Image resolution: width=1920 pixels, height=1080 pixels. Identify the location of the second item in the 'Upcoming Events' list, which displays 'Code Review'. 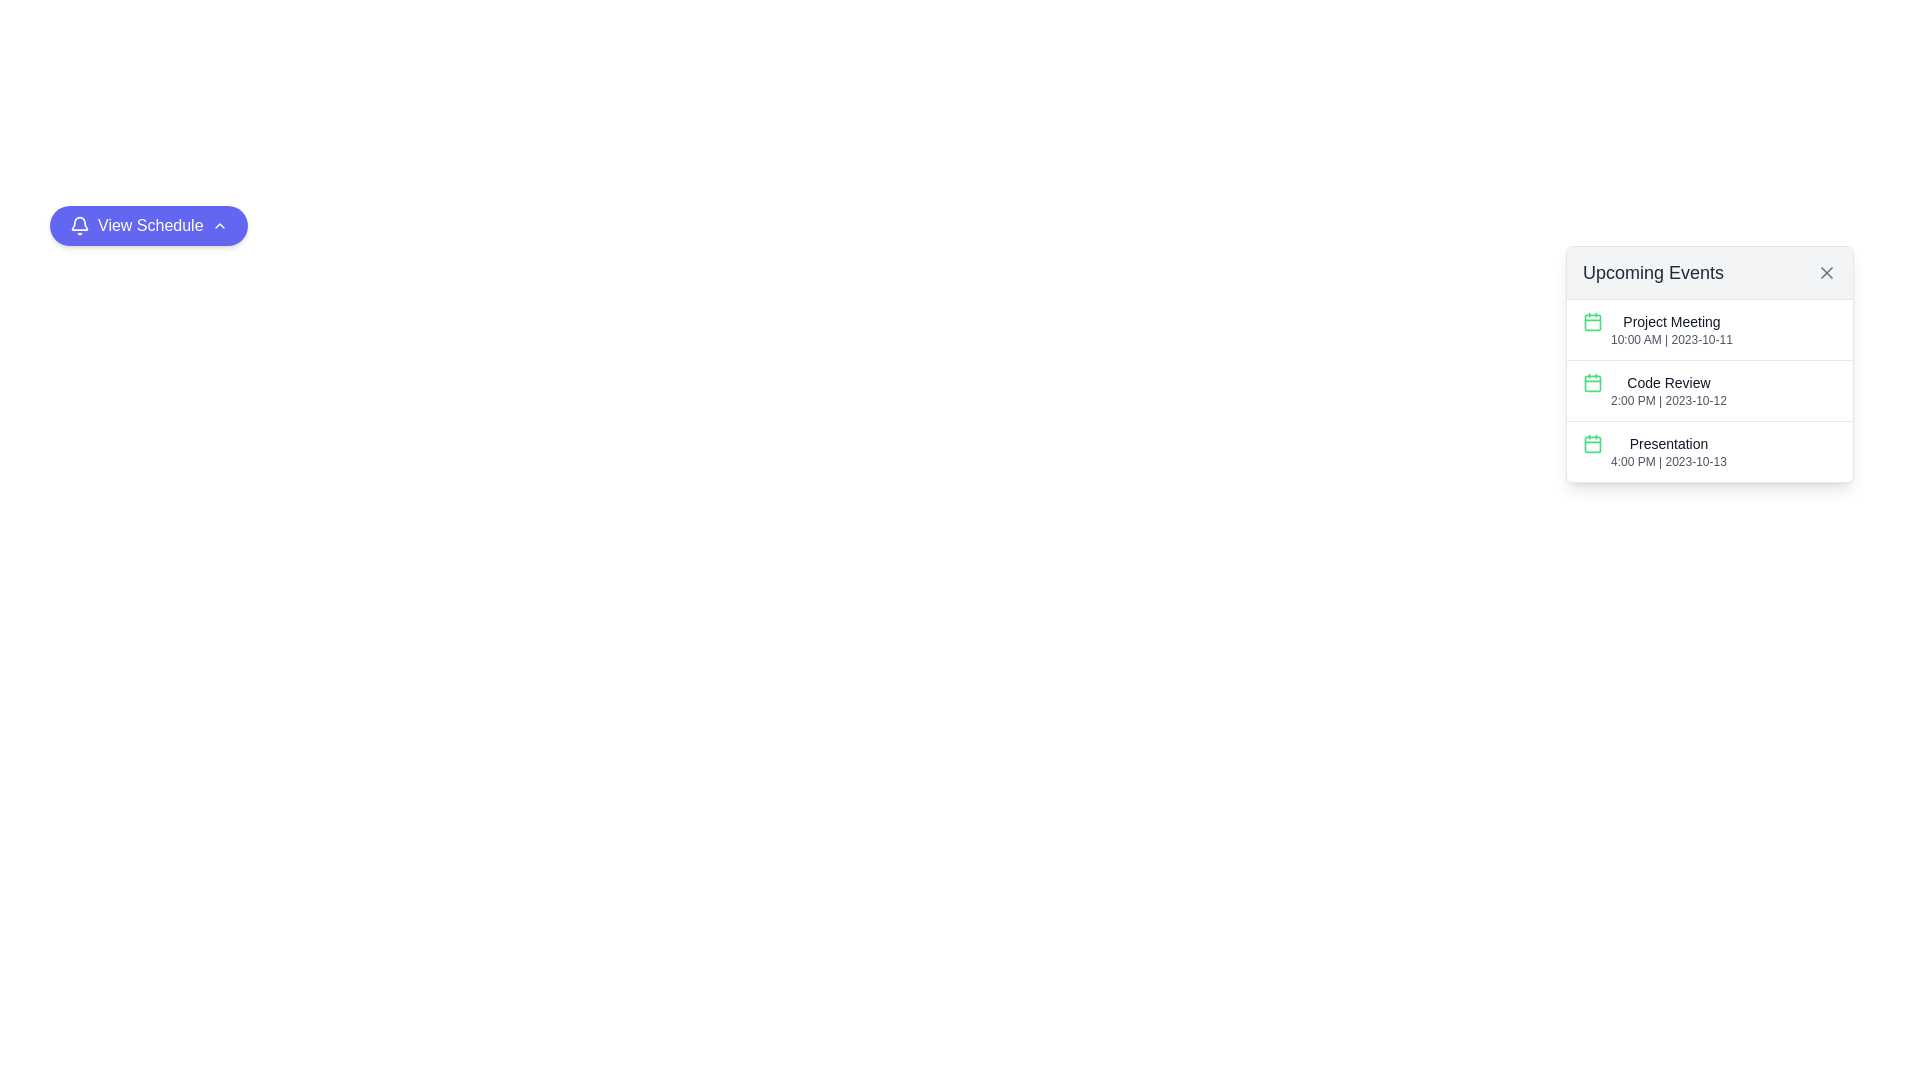
(1708, 390).